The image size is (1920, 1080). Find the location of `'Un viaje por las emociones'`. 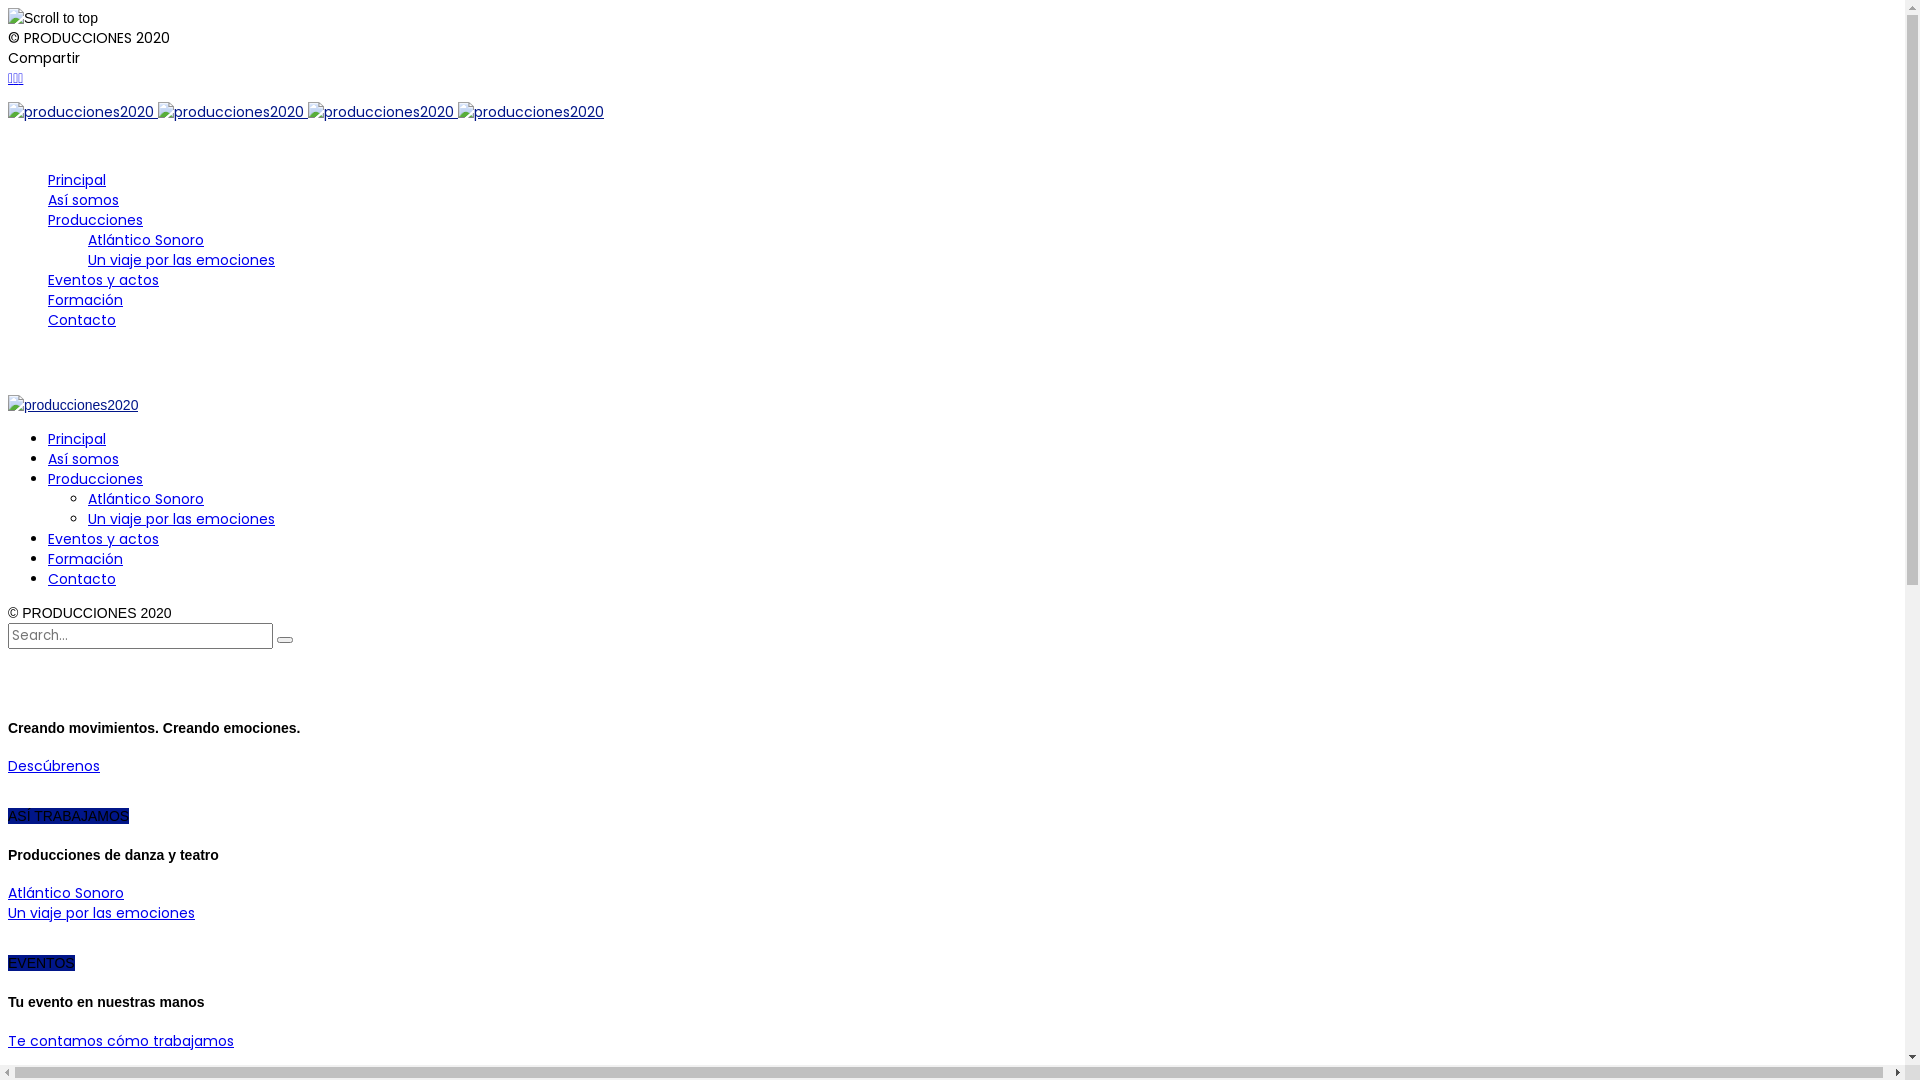

'Un viaje por las emociones' is located at coordinates (181, 518).